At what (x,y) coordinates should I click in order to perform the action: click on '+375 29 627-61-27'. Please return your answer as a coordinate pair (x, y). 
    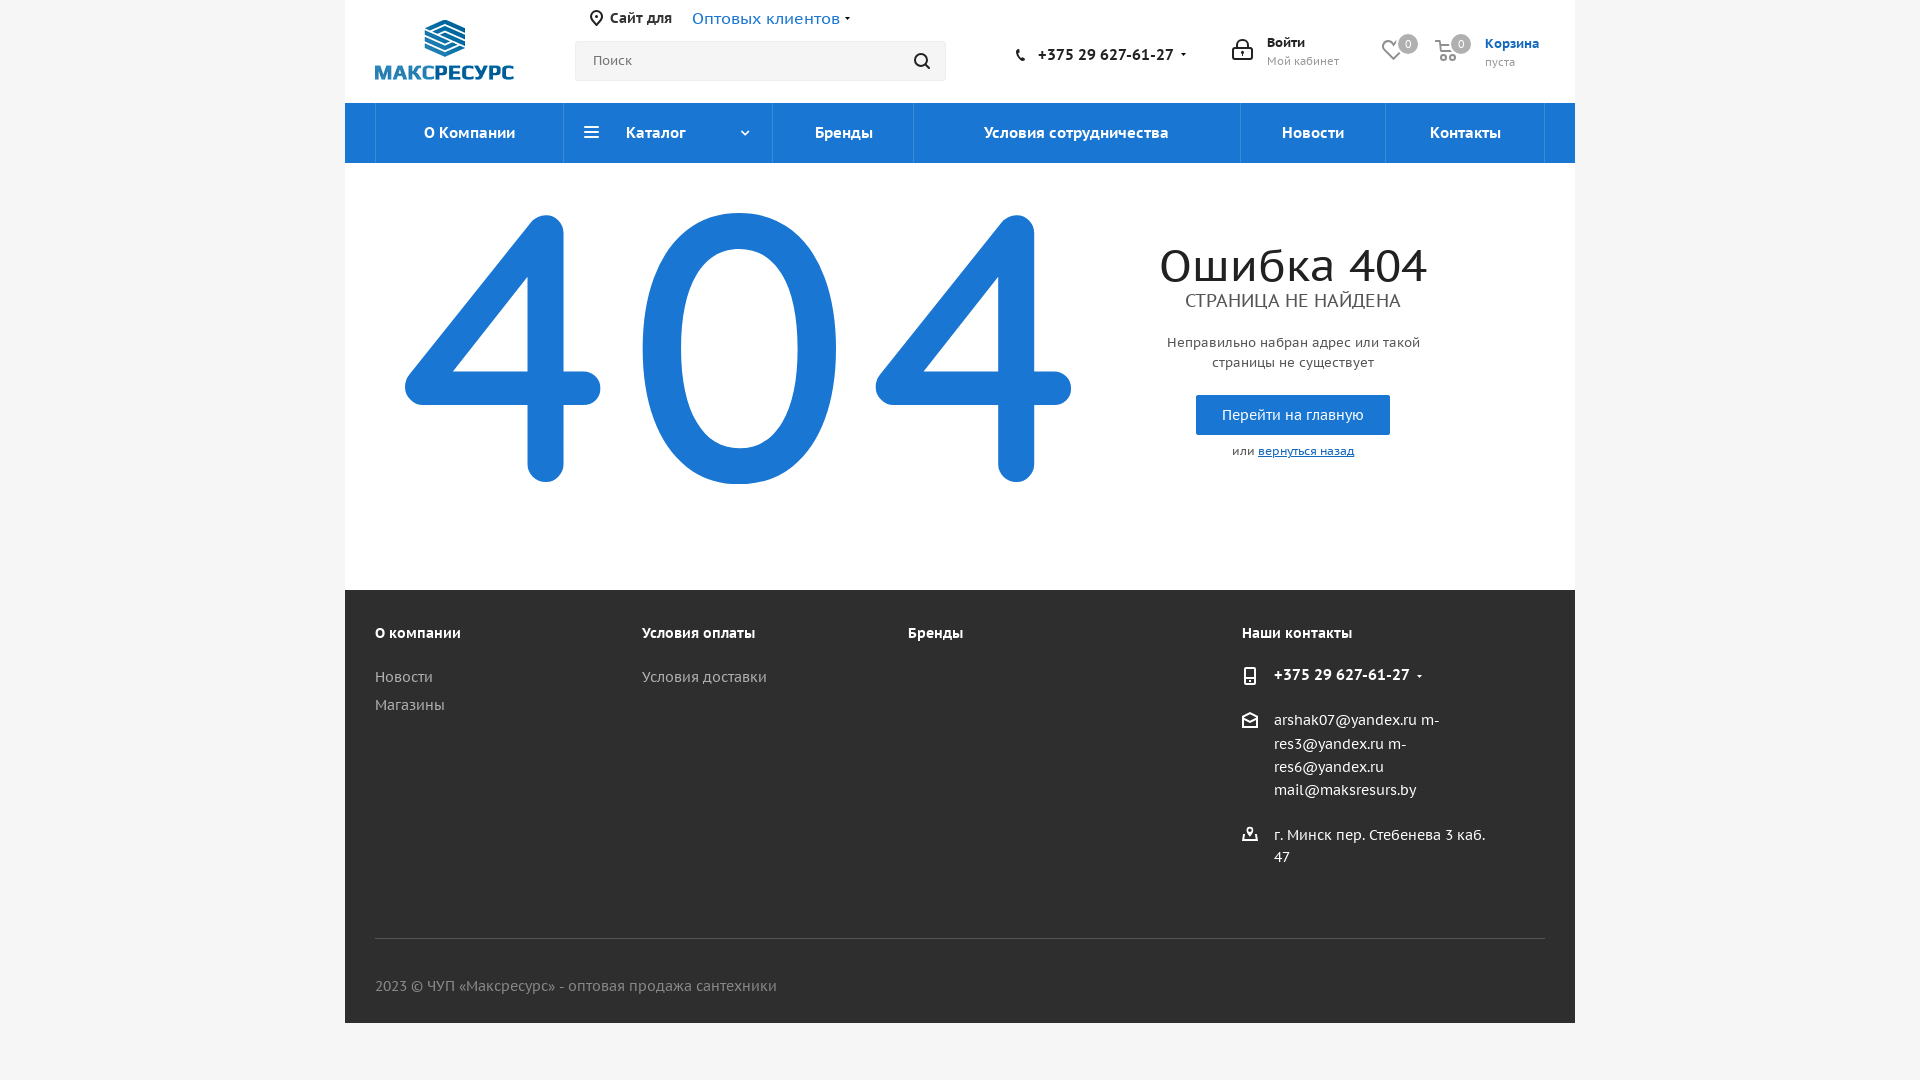
    Looking at the image, I should click on (1342, 675).